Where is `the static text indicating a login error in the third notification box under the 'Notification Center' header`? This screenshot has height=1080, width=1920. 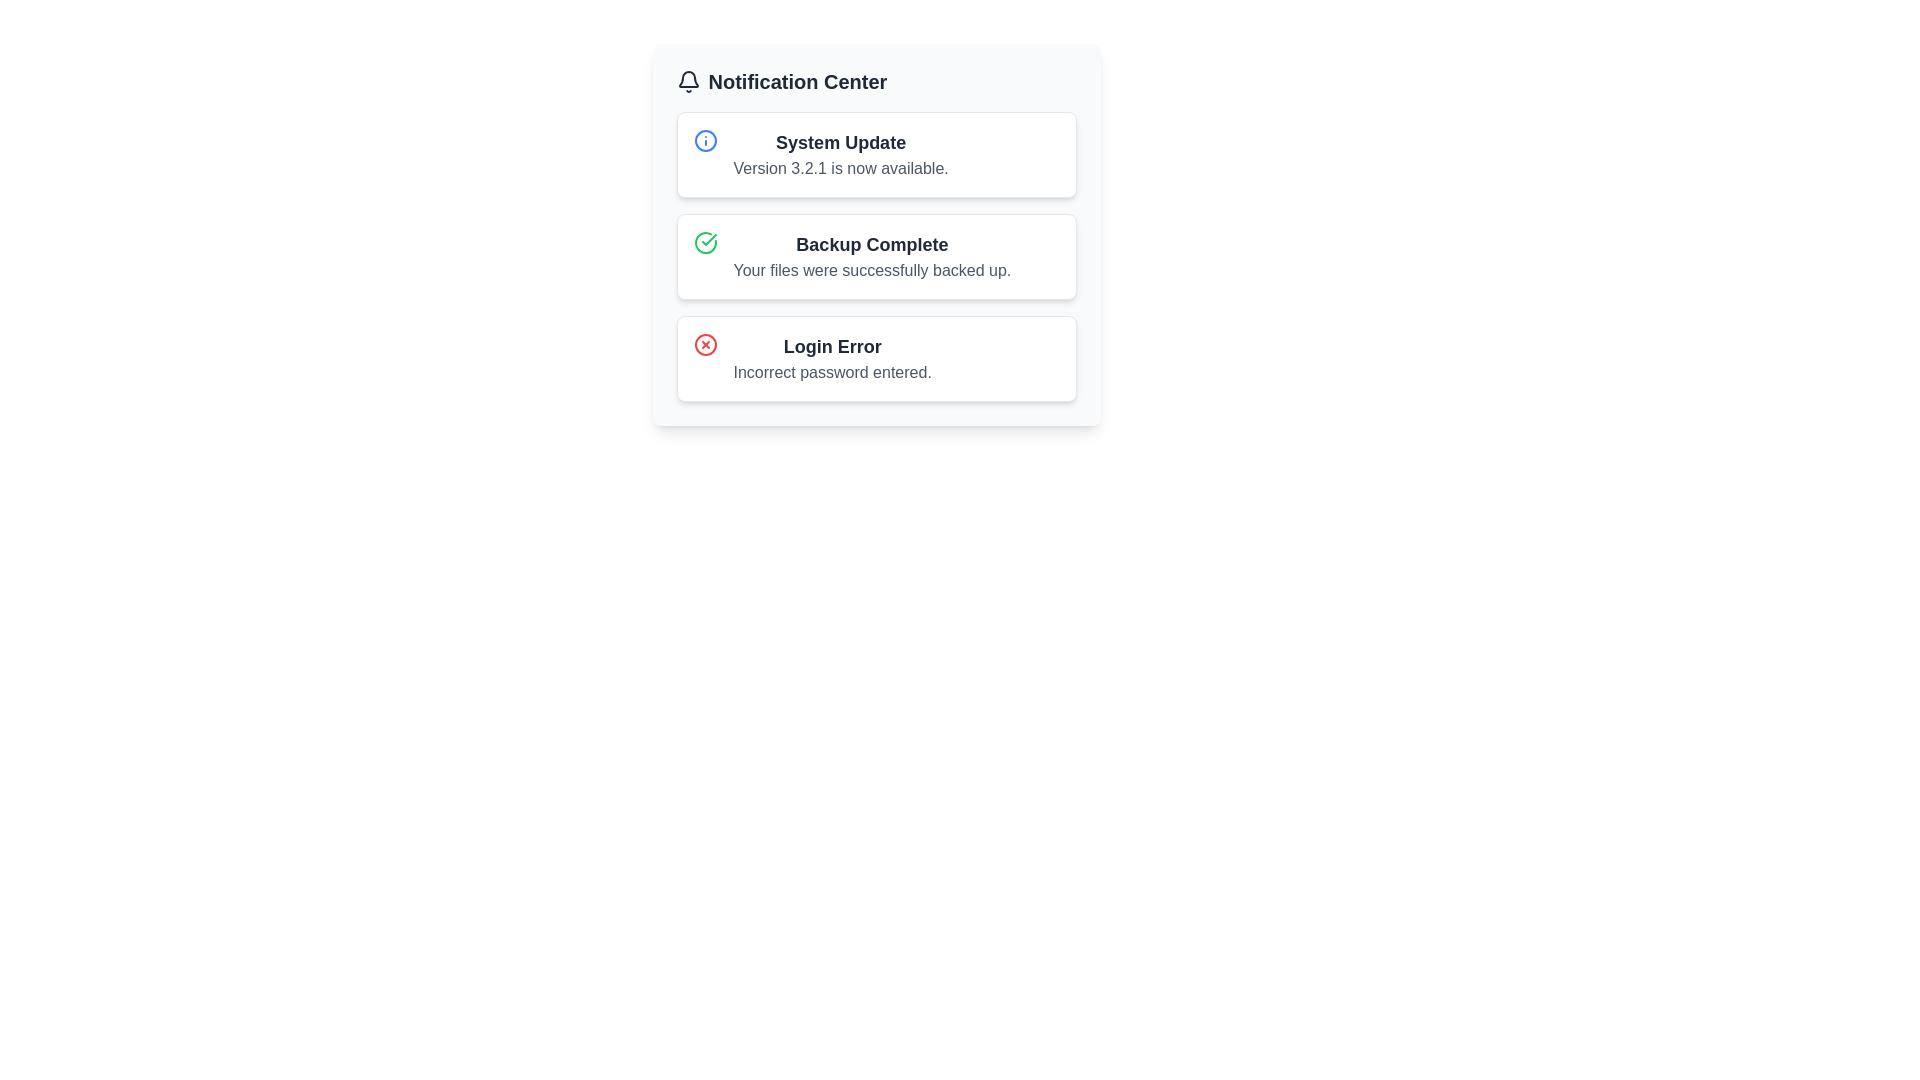 the static text indicating a login error in the third notification box under the 'Notification Center' header is located at coordinates (832, 346).